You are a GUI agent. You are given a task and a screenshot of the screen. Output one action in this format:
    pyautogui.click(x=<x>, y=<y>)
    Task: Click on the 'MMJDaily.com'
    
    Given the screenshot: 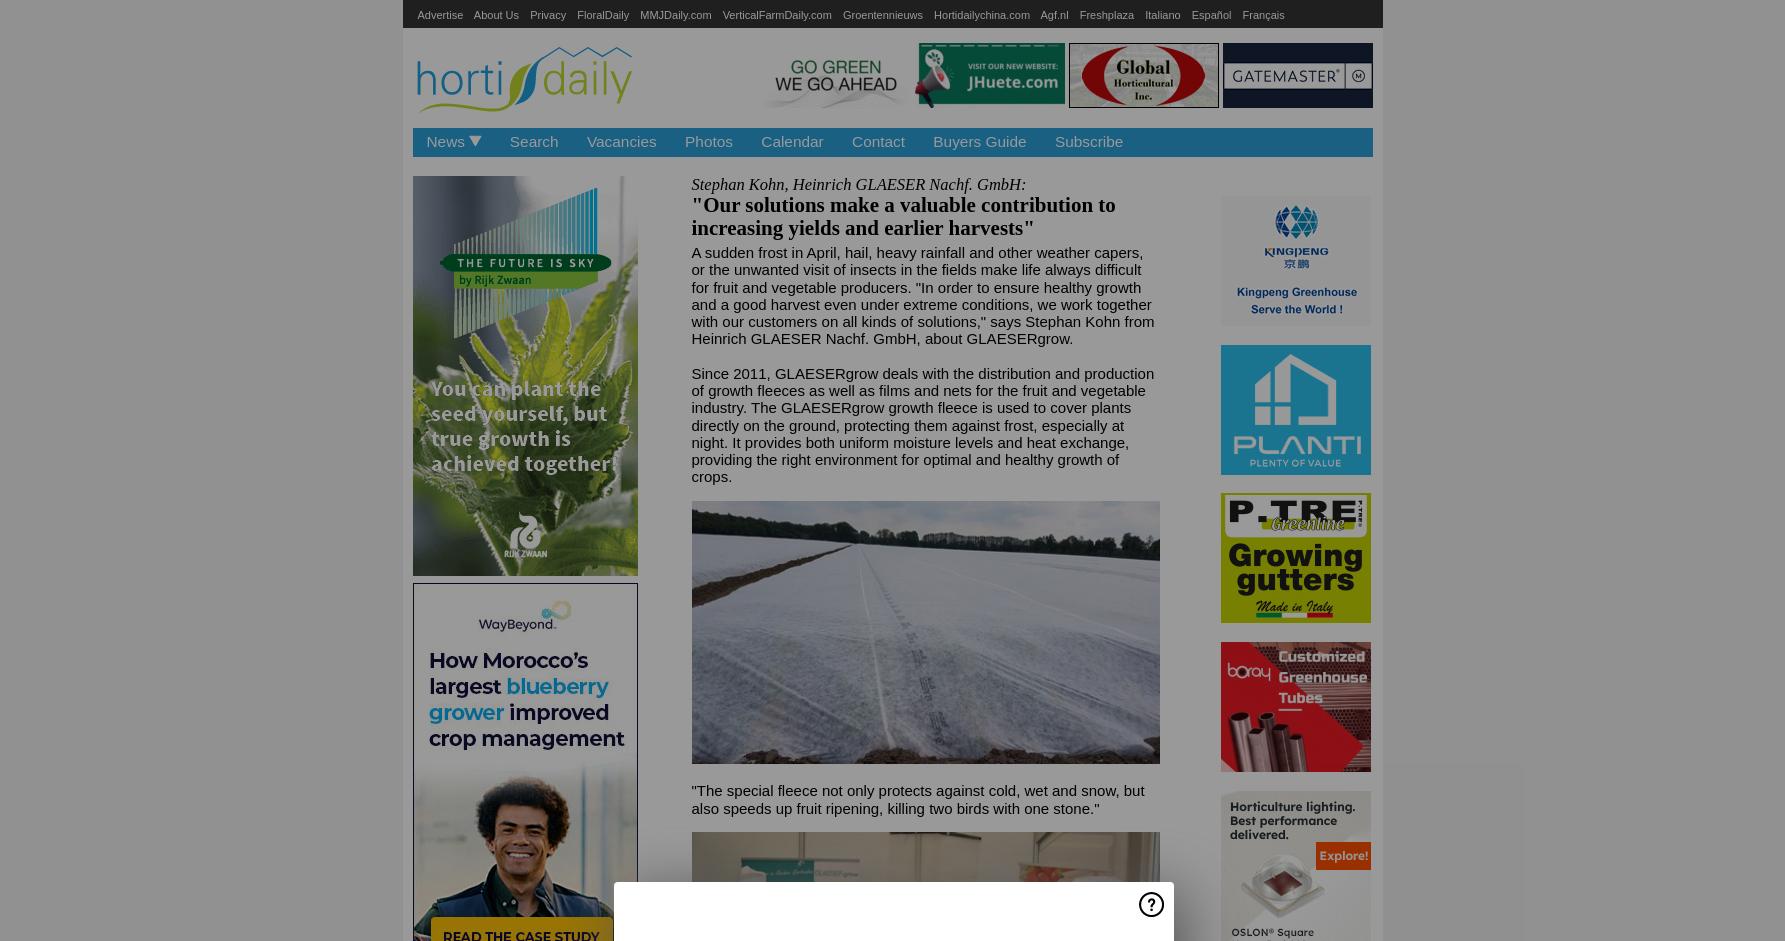 What is the action you would take?
    pyautogui.click(x=674, y=14)
    